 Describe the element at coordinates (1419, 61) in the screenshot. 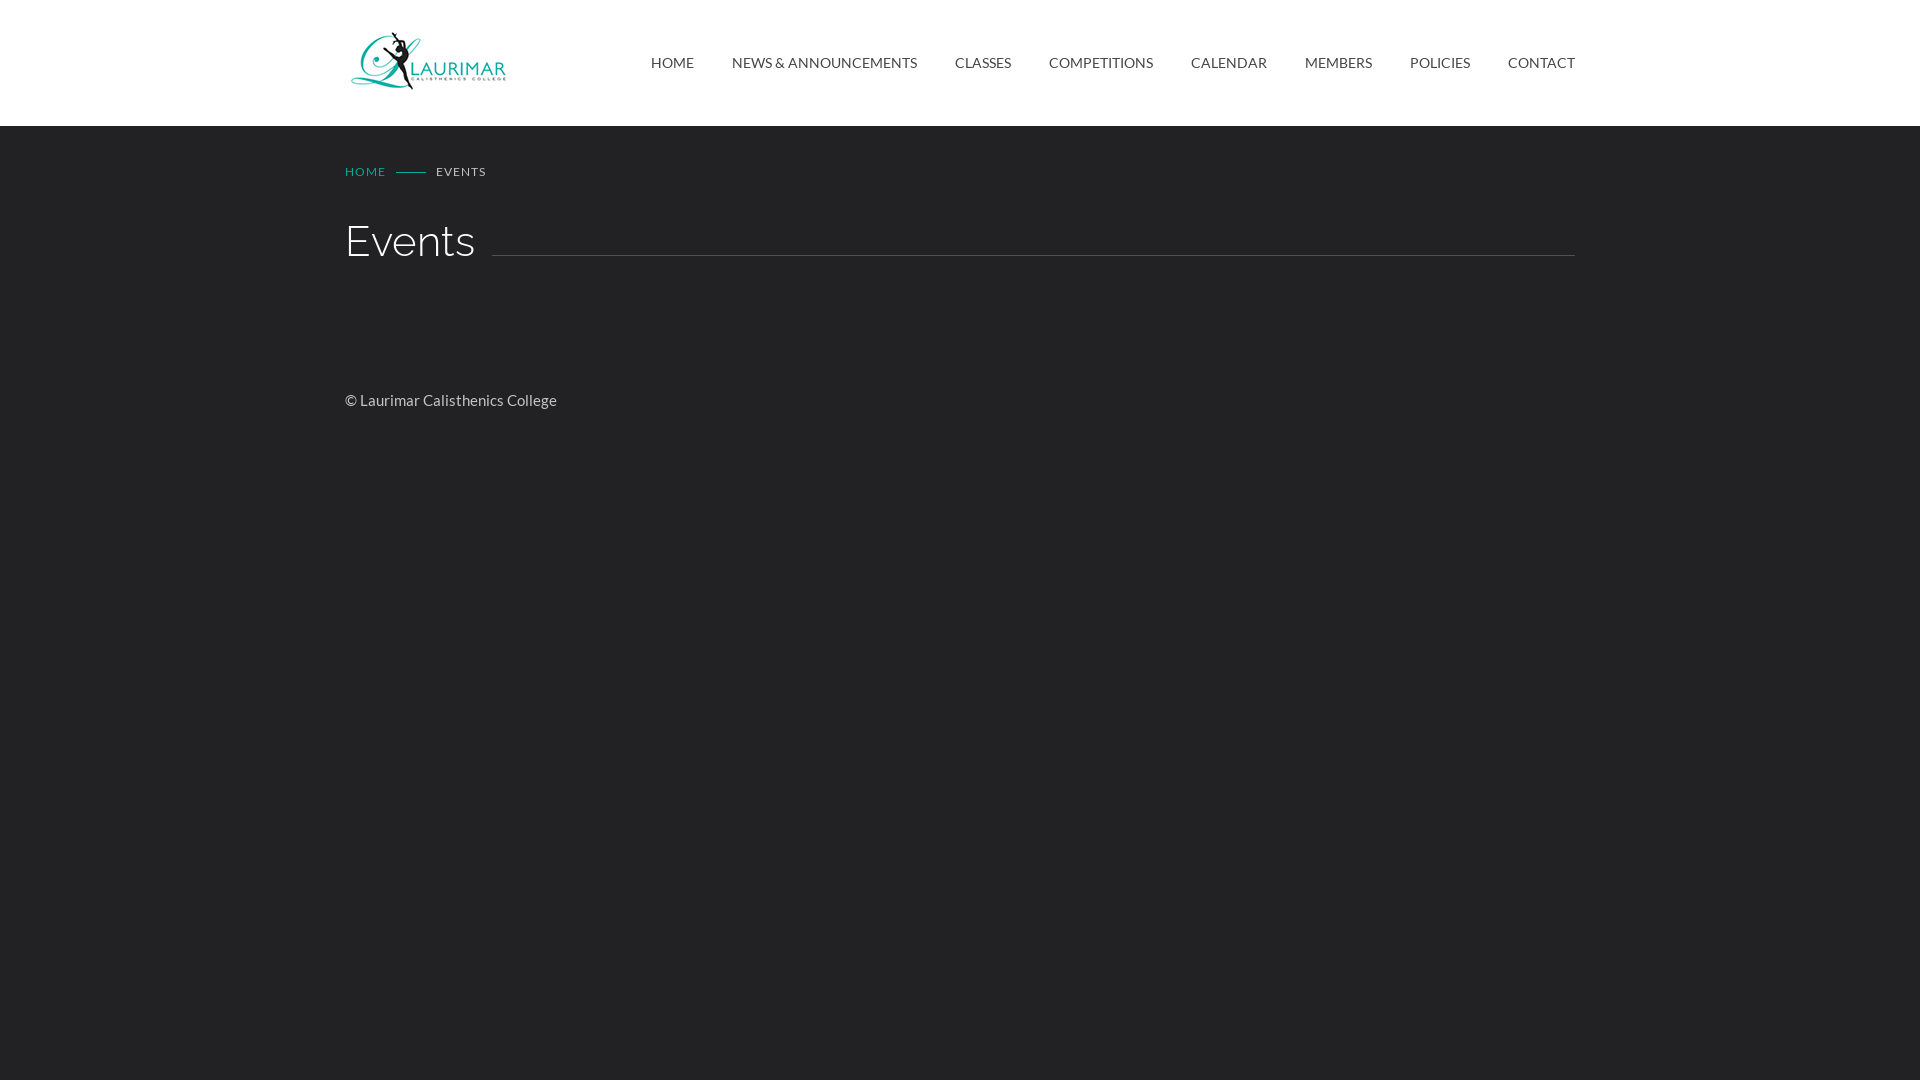

I see `'POLICIES'` at that location.